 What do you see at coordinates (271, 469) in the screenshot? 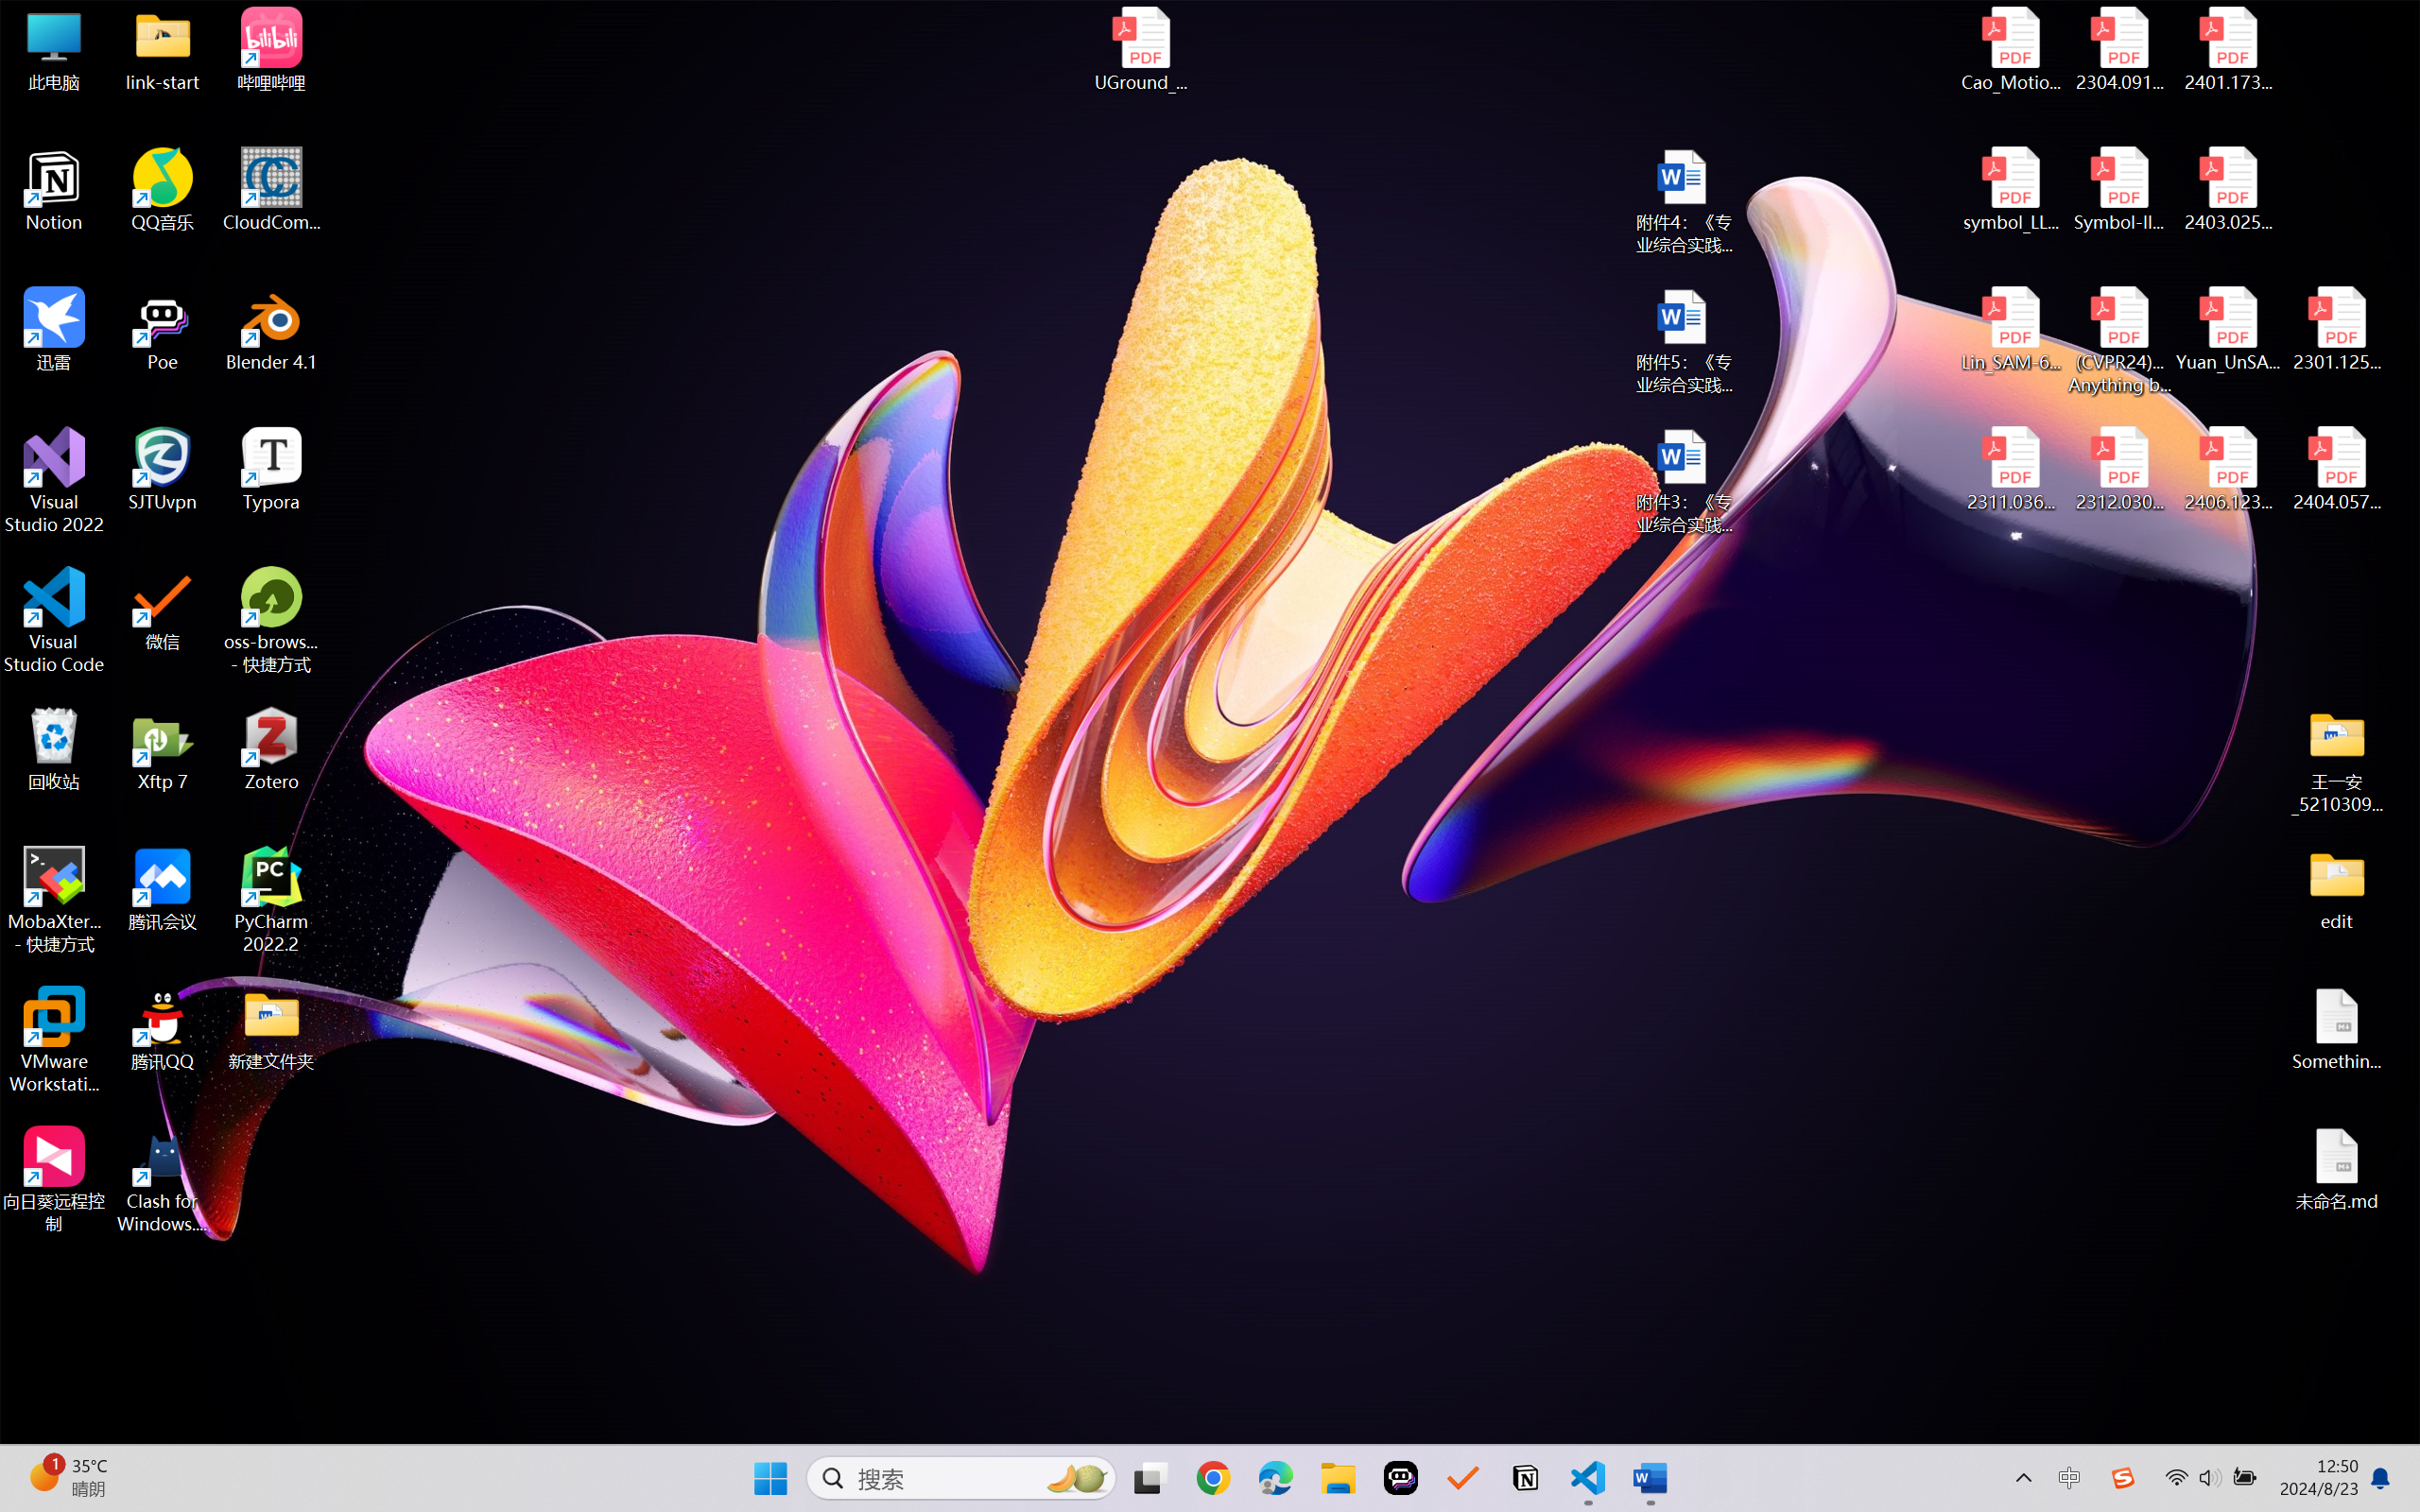
I see `'Typora'` at bounding box center [271, 469].